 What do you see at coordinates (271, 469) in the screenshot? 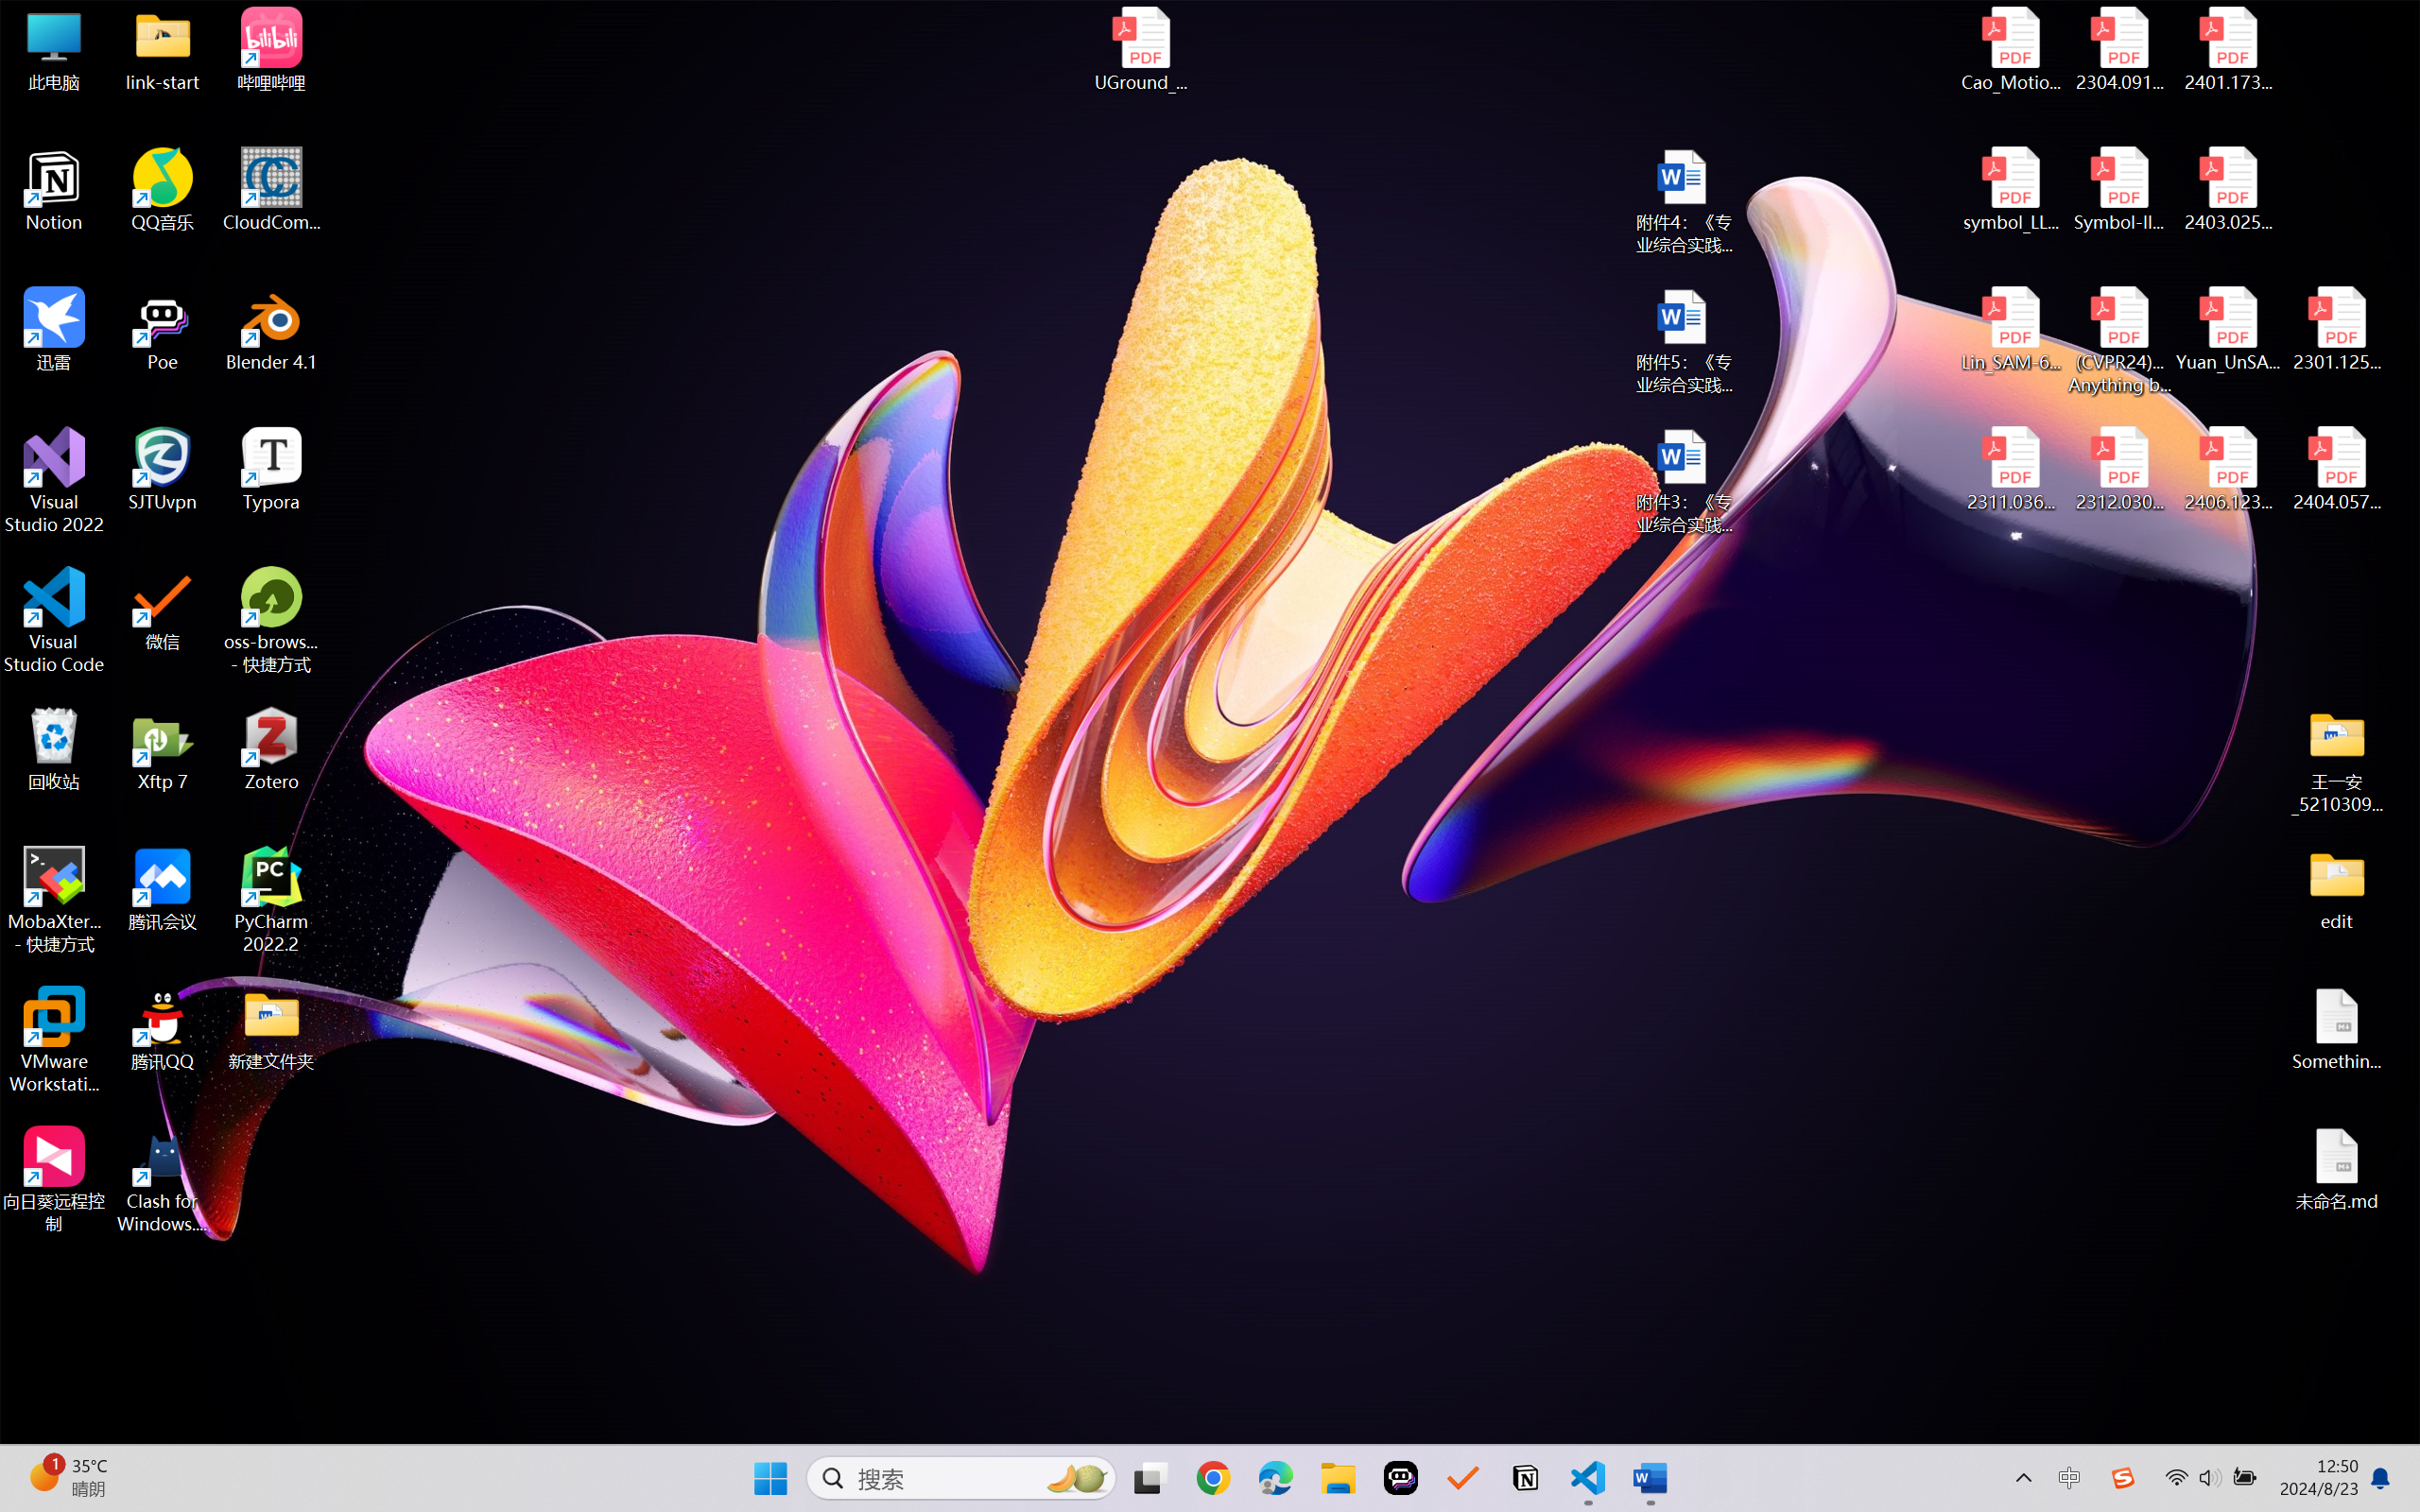
I see `'Typora'` at bounding box center [271, 469].